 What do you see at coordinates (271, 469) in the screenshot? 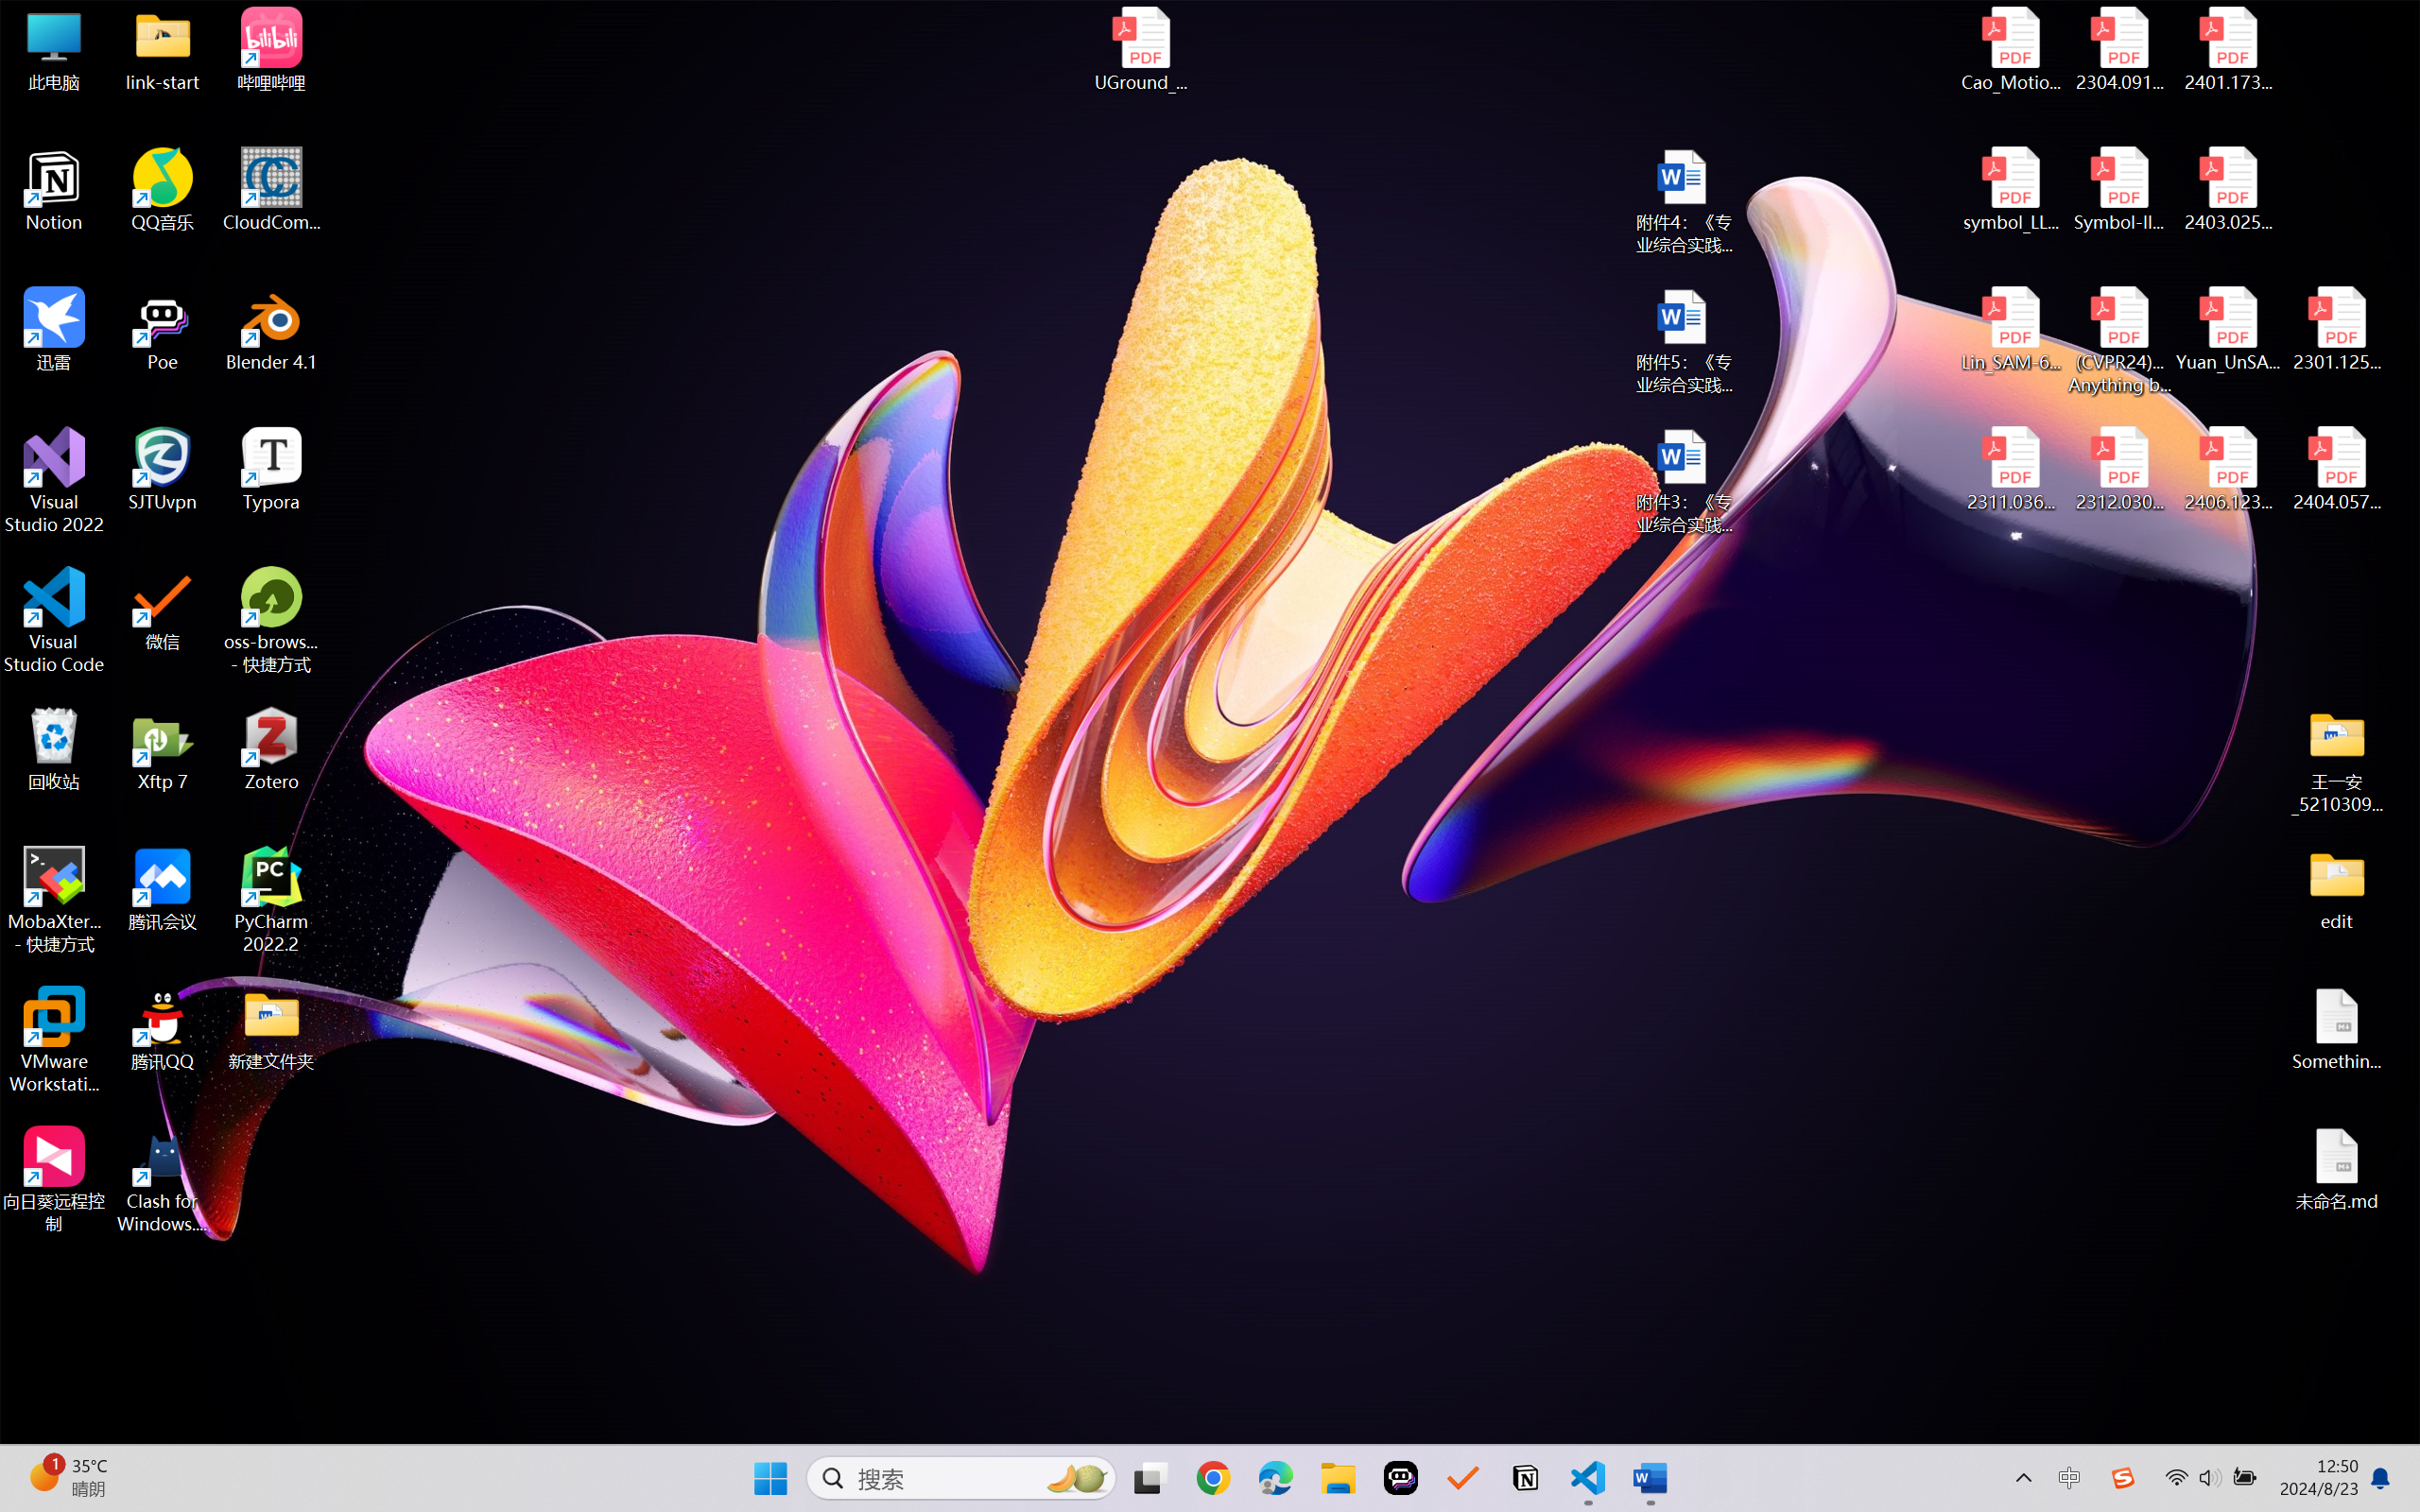
I see `'Typora'` at bounding box center [271, 469].